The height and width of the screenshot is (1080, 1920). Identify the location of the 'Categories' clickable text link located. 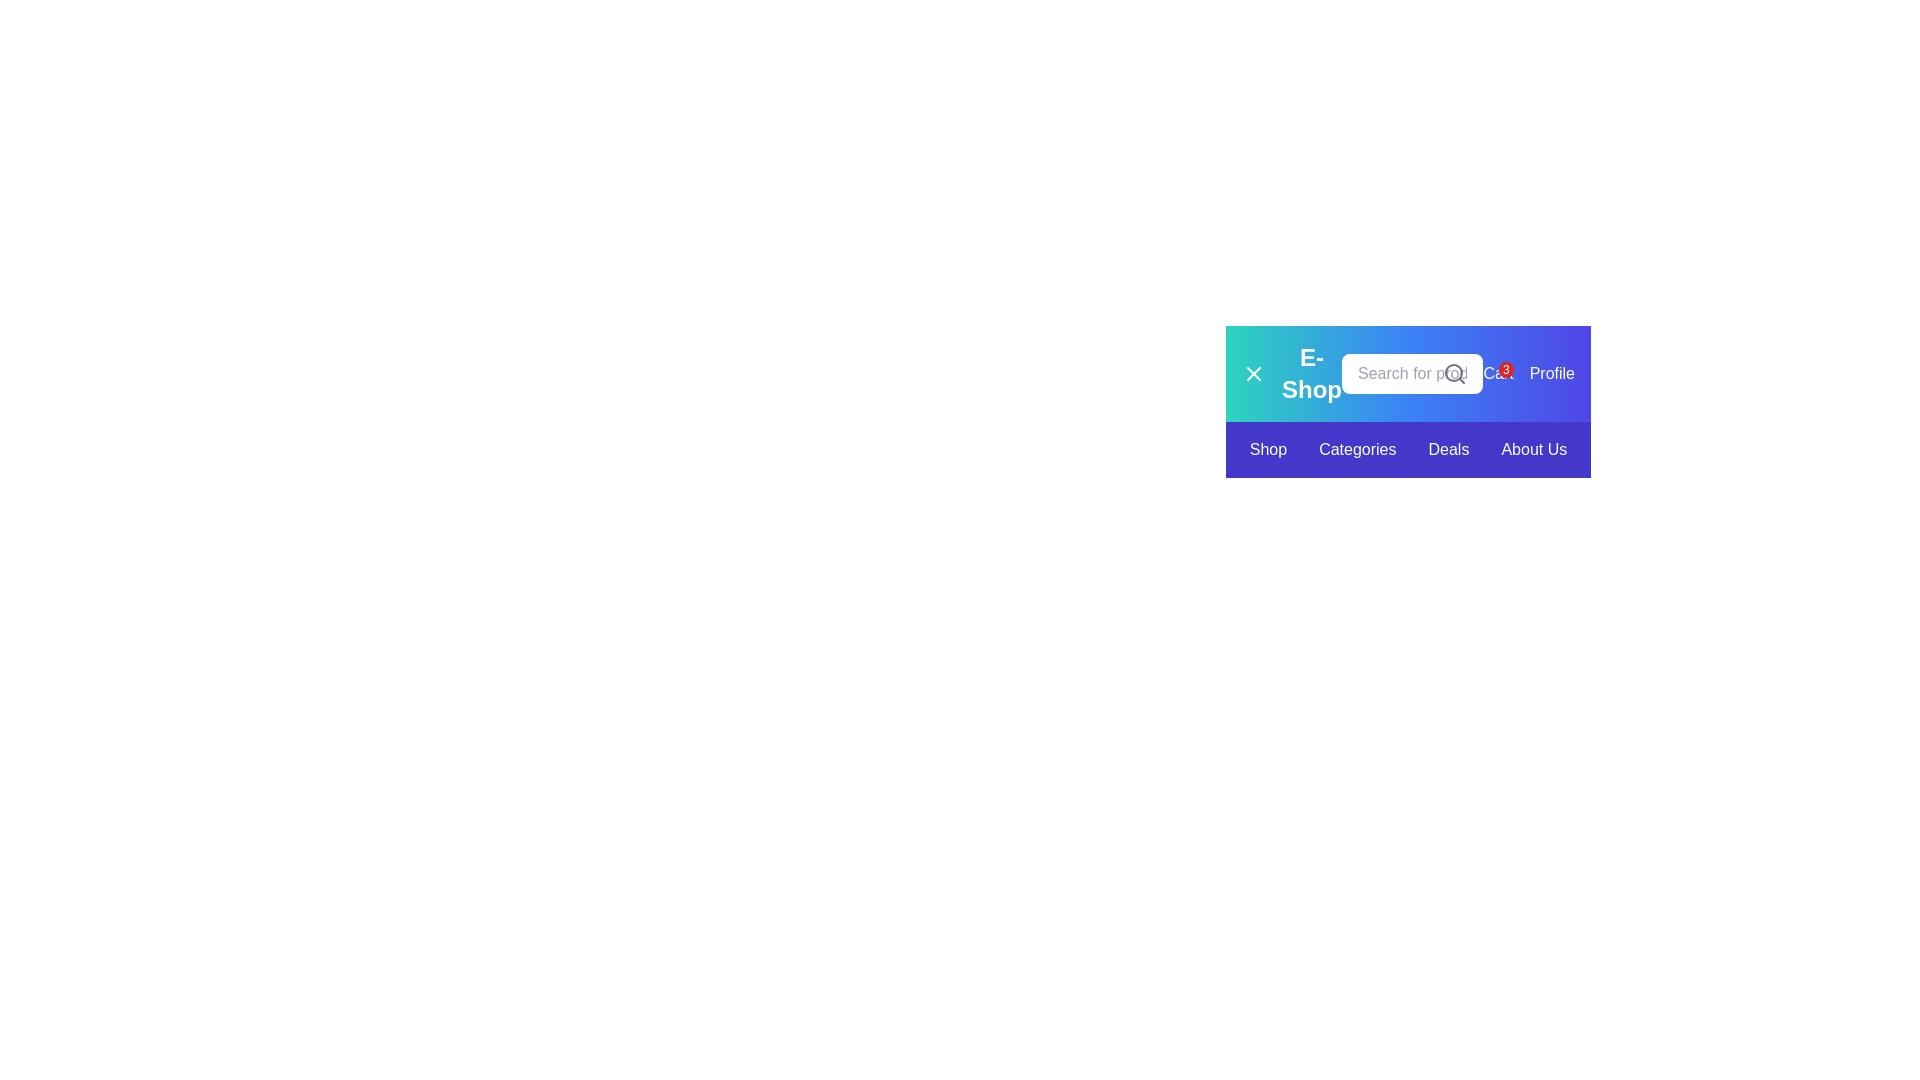
(1357, 450).